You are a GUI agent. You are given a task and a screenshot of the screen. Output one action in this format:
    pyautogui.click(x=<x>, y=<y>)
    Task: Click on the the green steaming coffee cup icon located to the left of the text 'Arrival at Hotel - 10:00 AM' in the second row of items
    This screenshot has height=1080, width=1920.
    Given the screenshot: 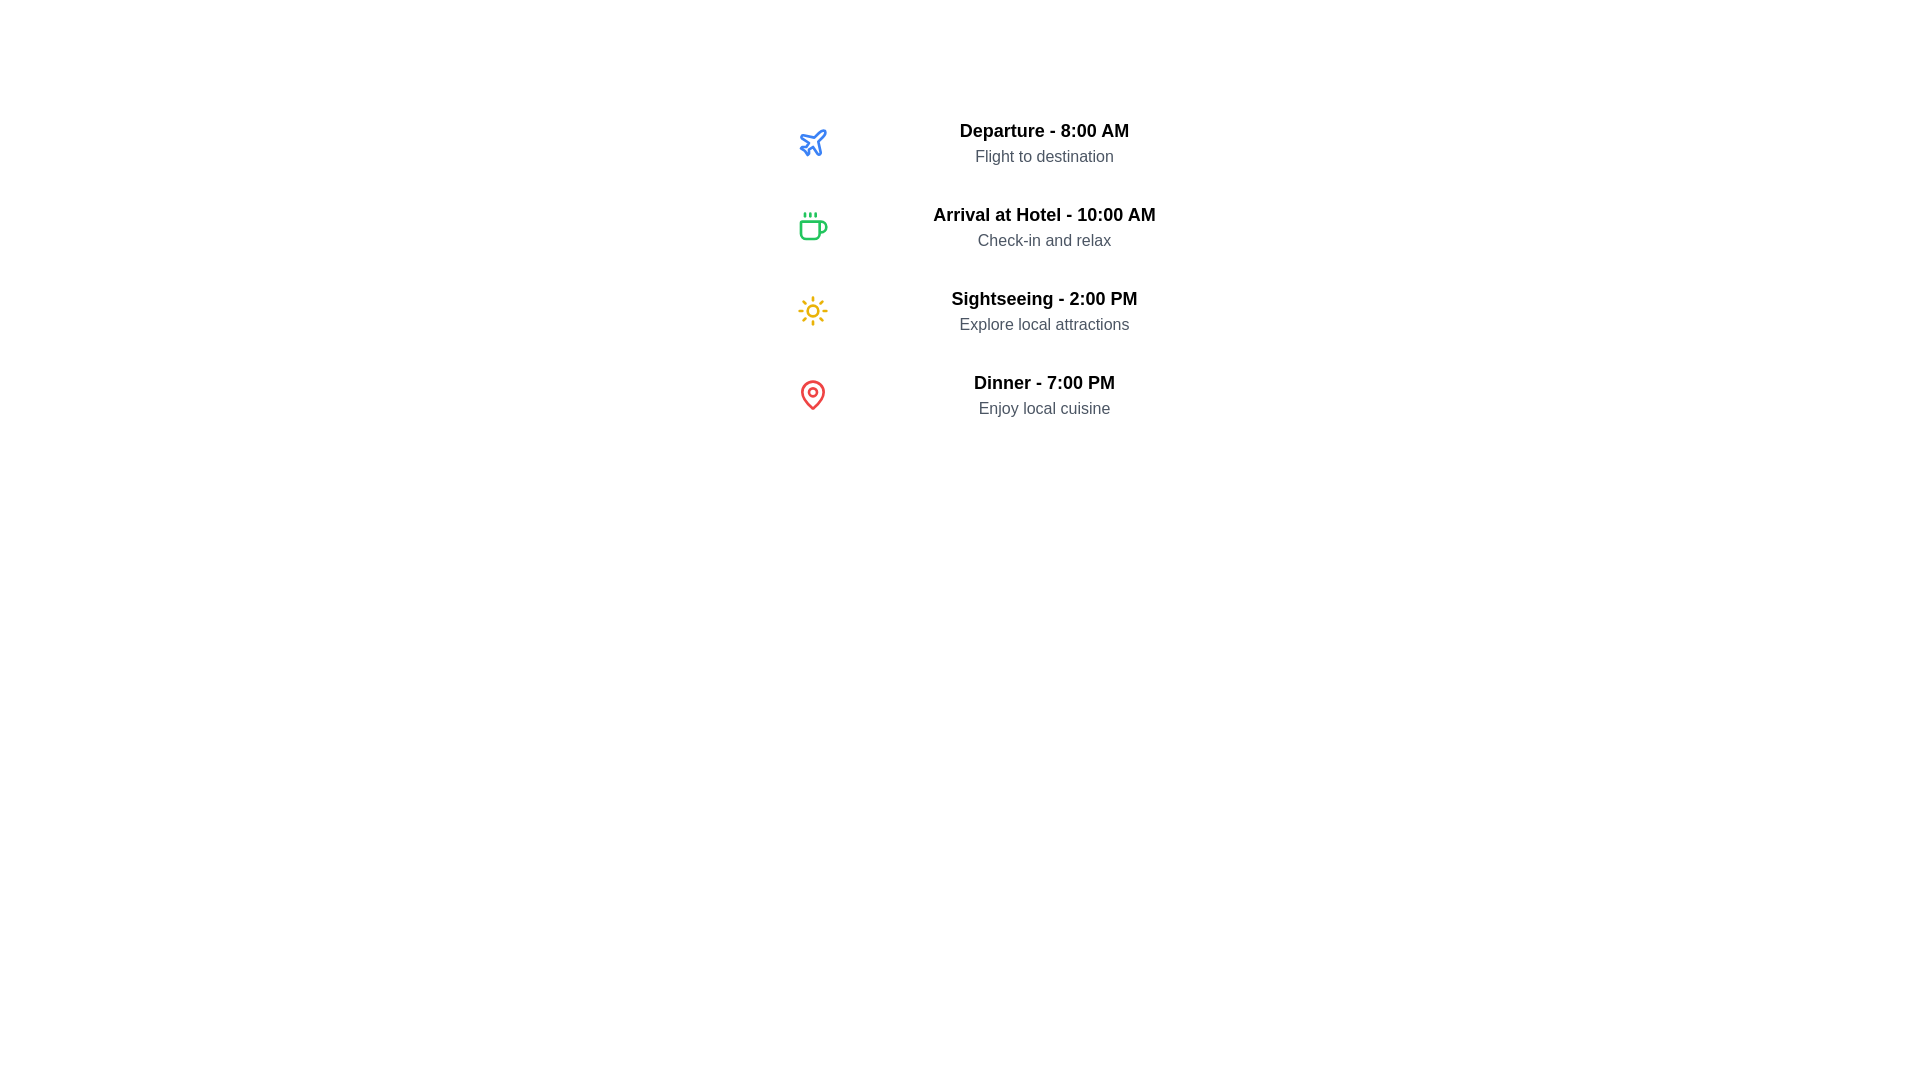 What is the action you would take?
    pyautogui.click(x=812, y=226)
    